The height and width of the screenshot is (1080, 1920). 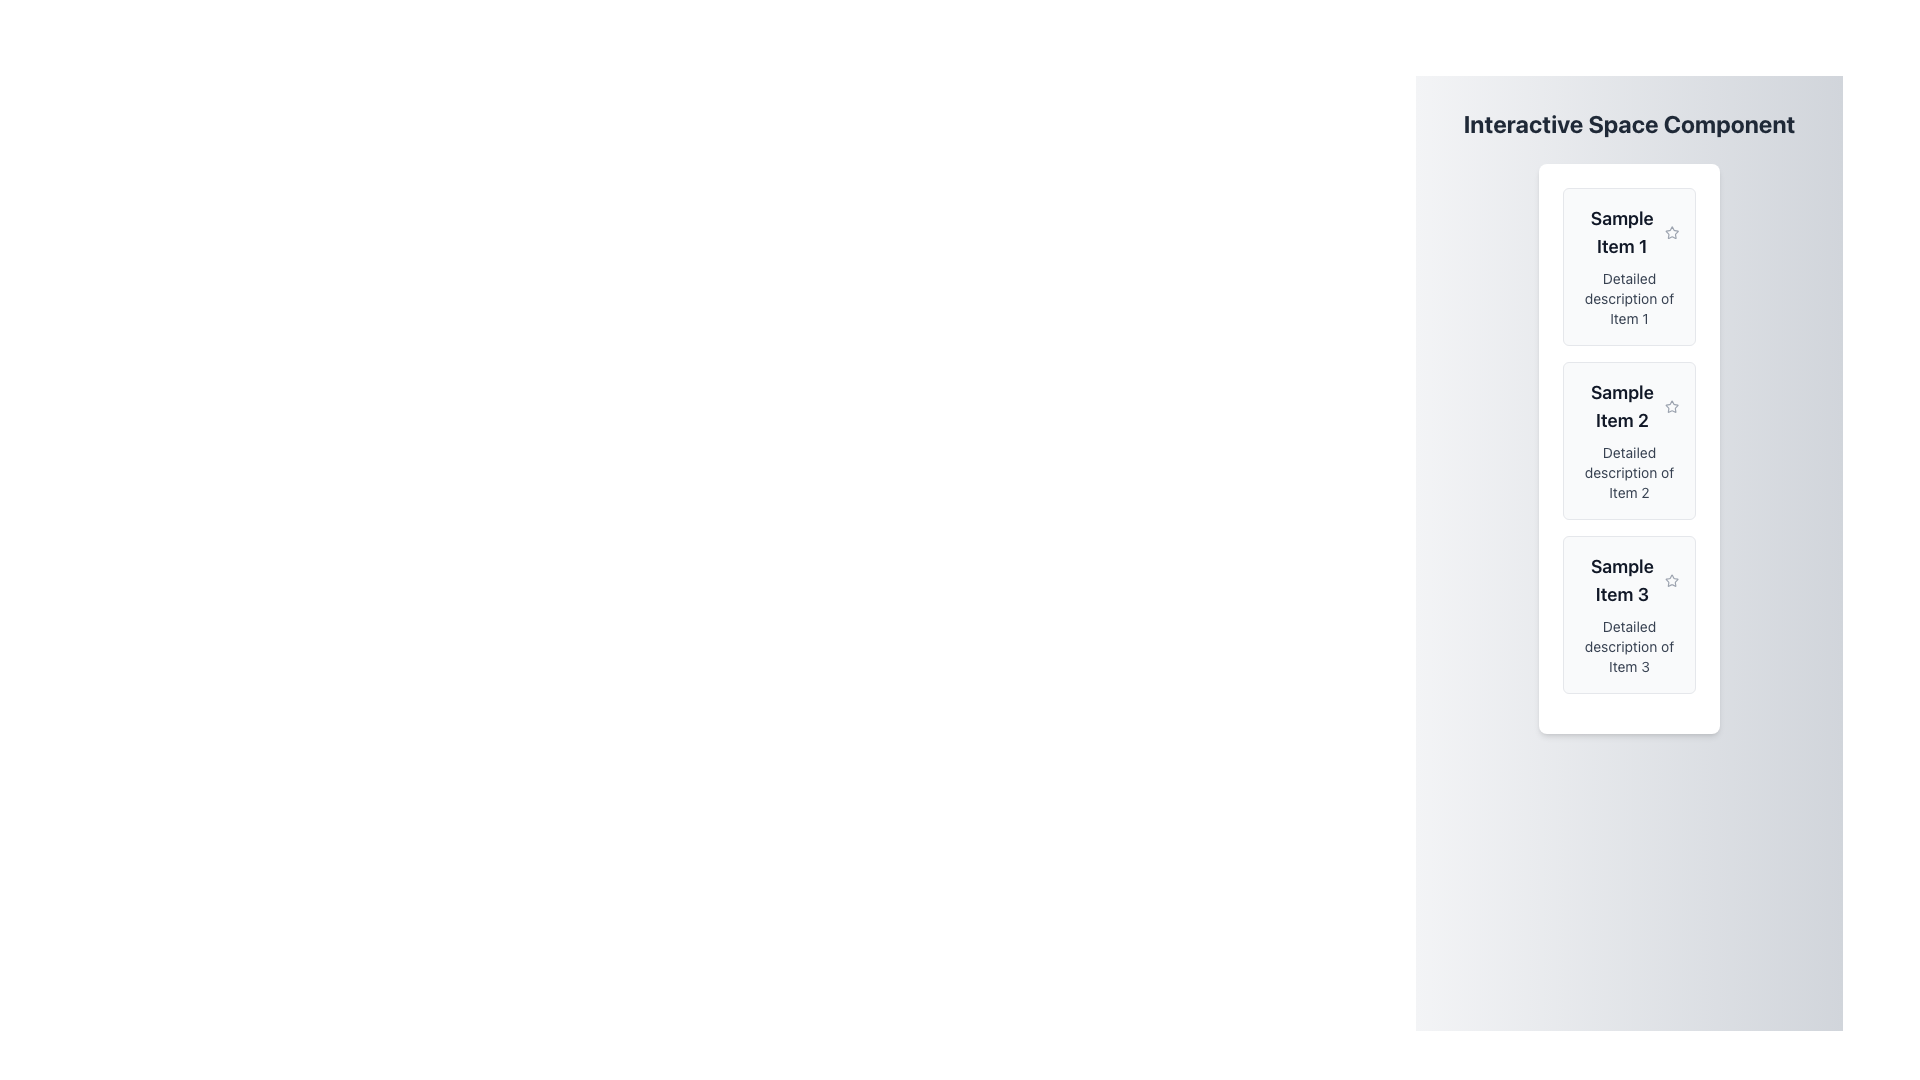 What do you see at coordinates (1671, 231) in the screenshot?
I see `the star icon next to 'Sample Item 1'` at bounding box center [1671, 231].